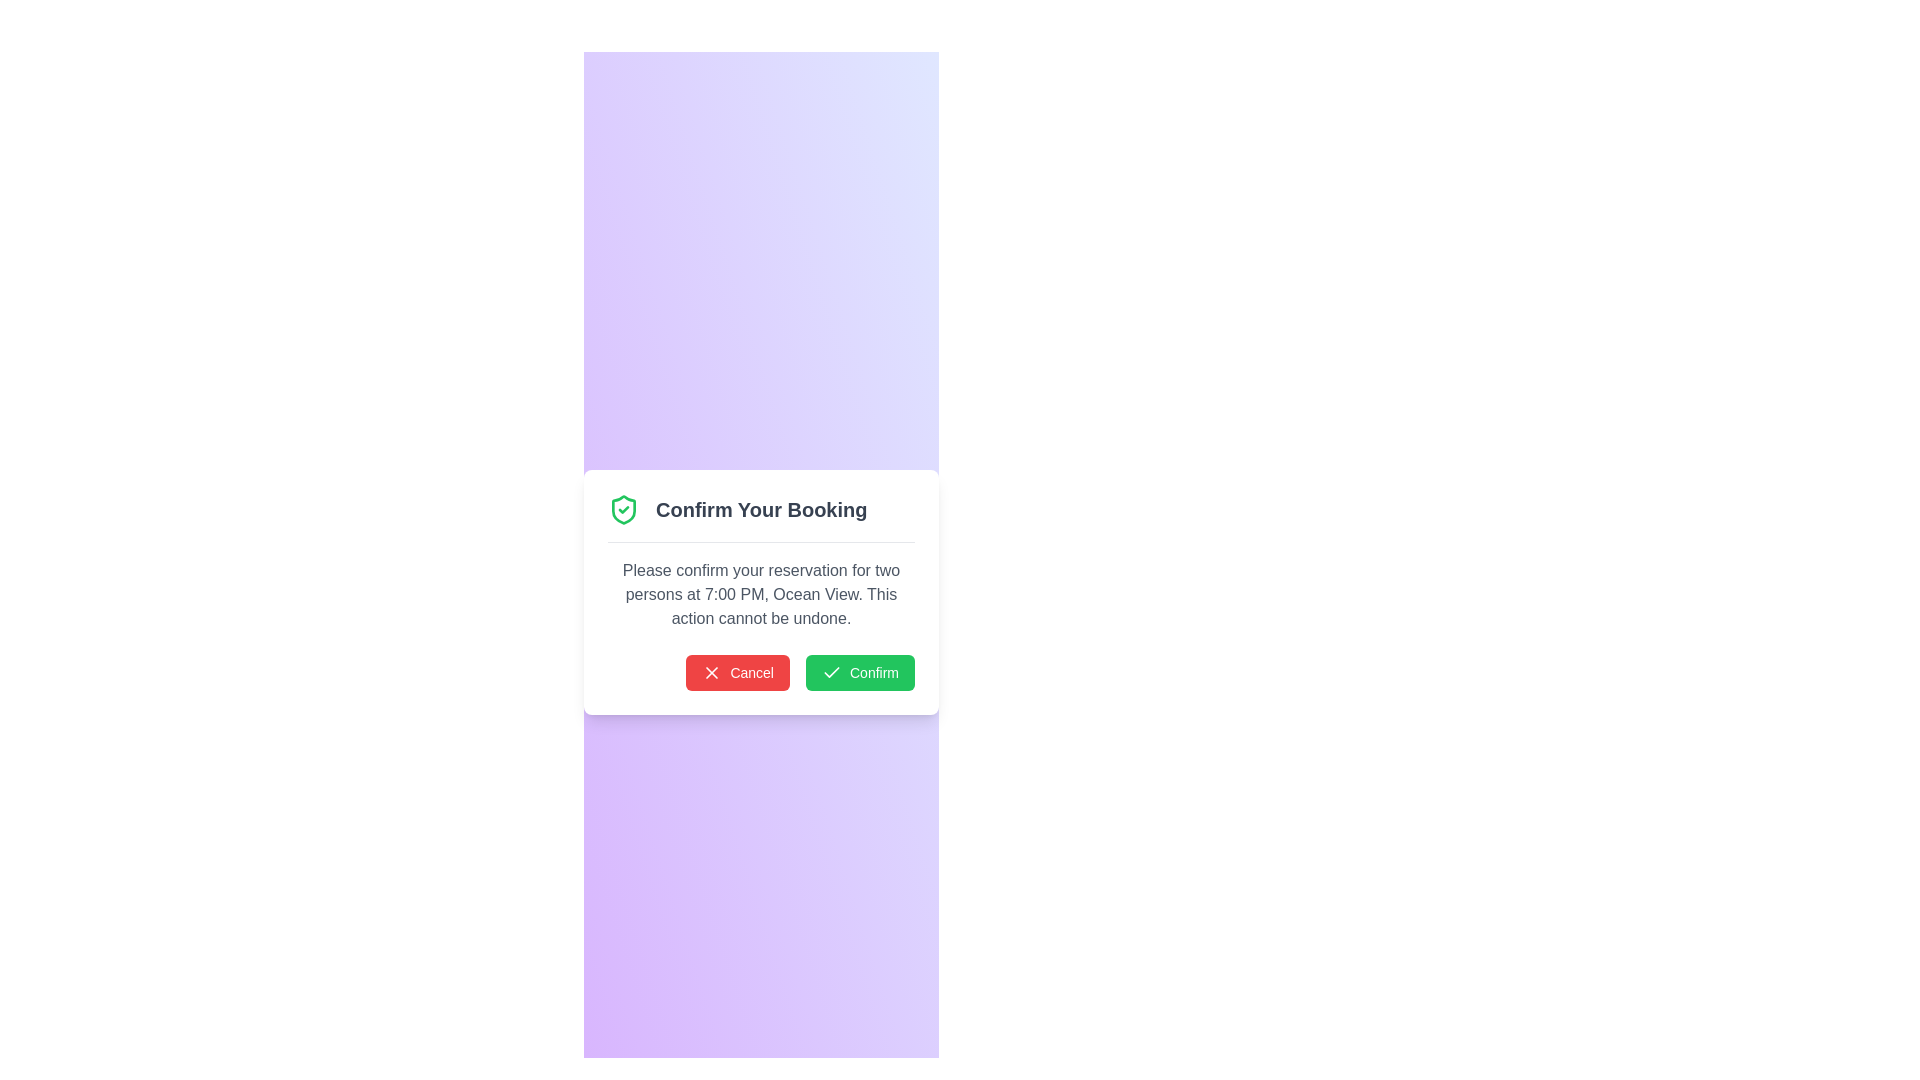 The width and height of the screenshot is (1920, 1080). I want to click on the 'Confirm Your Booking' heading with the green shield icon, which is located at the top-center of the modal dialog, so click(760, 516).